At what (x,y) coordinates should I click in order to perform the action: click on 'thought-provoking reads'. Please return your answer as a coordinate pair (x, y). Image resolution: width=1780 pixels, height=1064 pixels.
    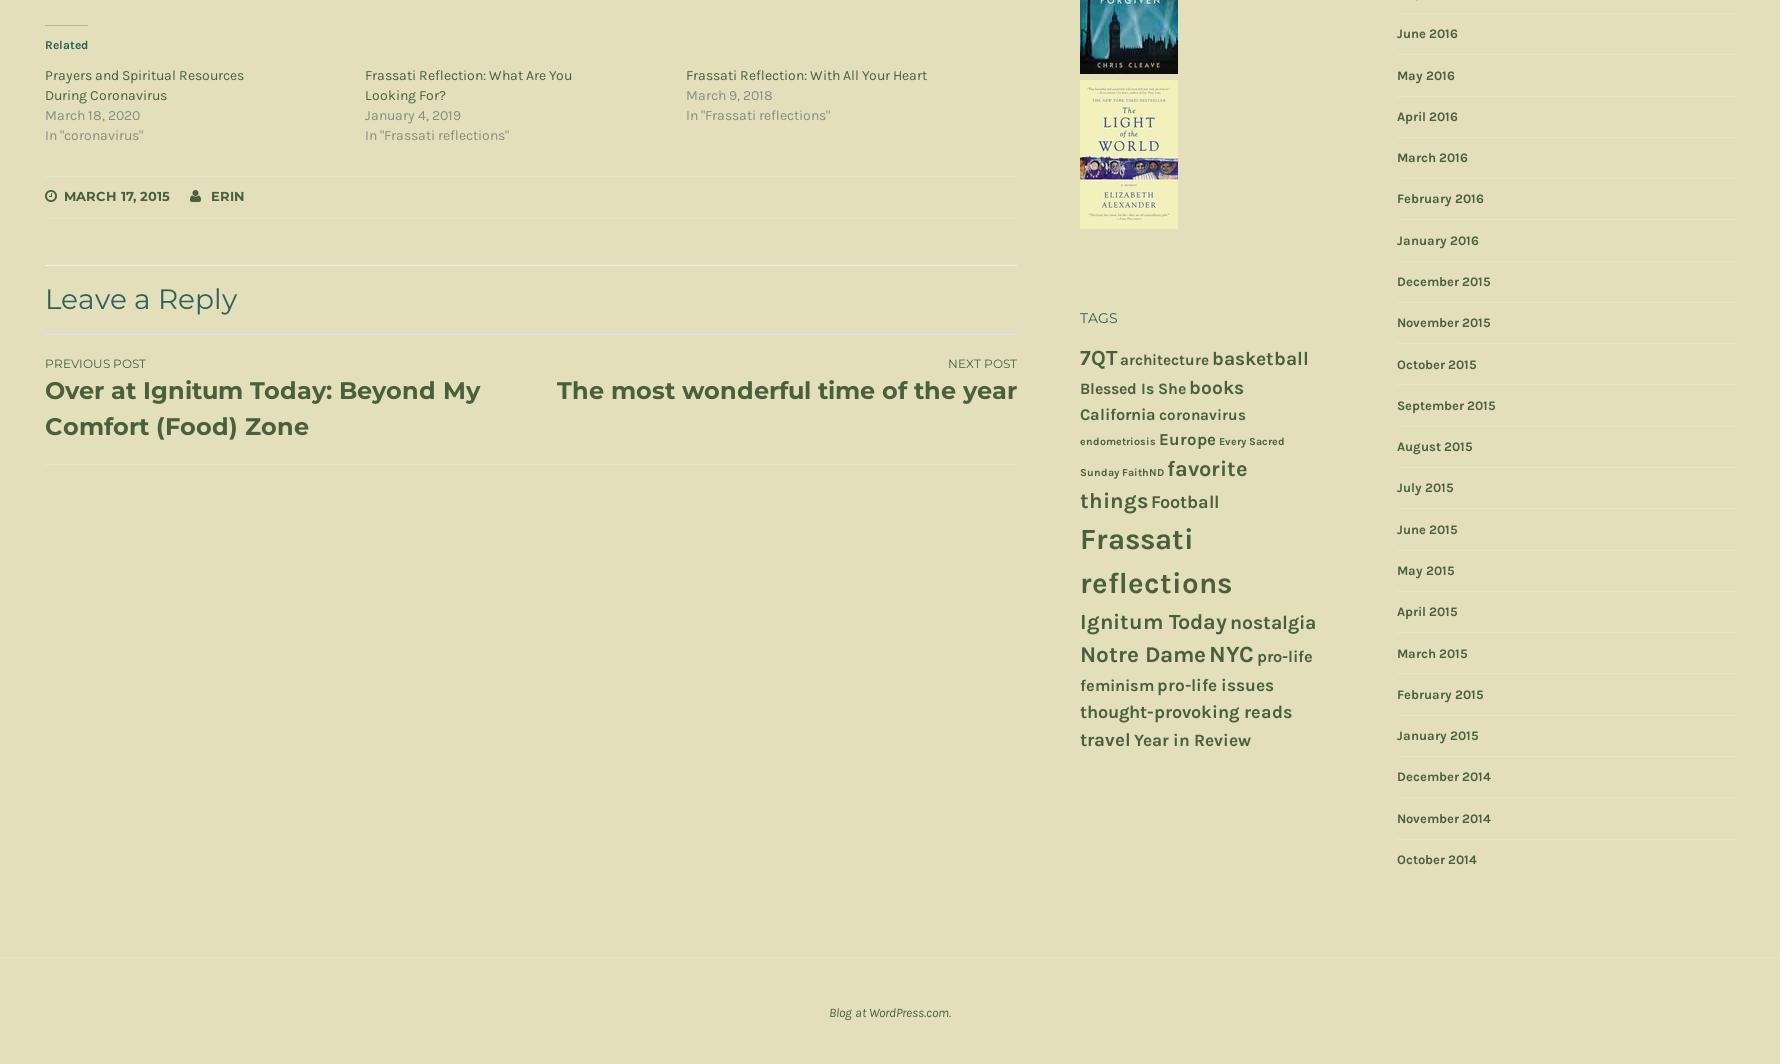
    Looking at the image, I should click on (1185, 712).